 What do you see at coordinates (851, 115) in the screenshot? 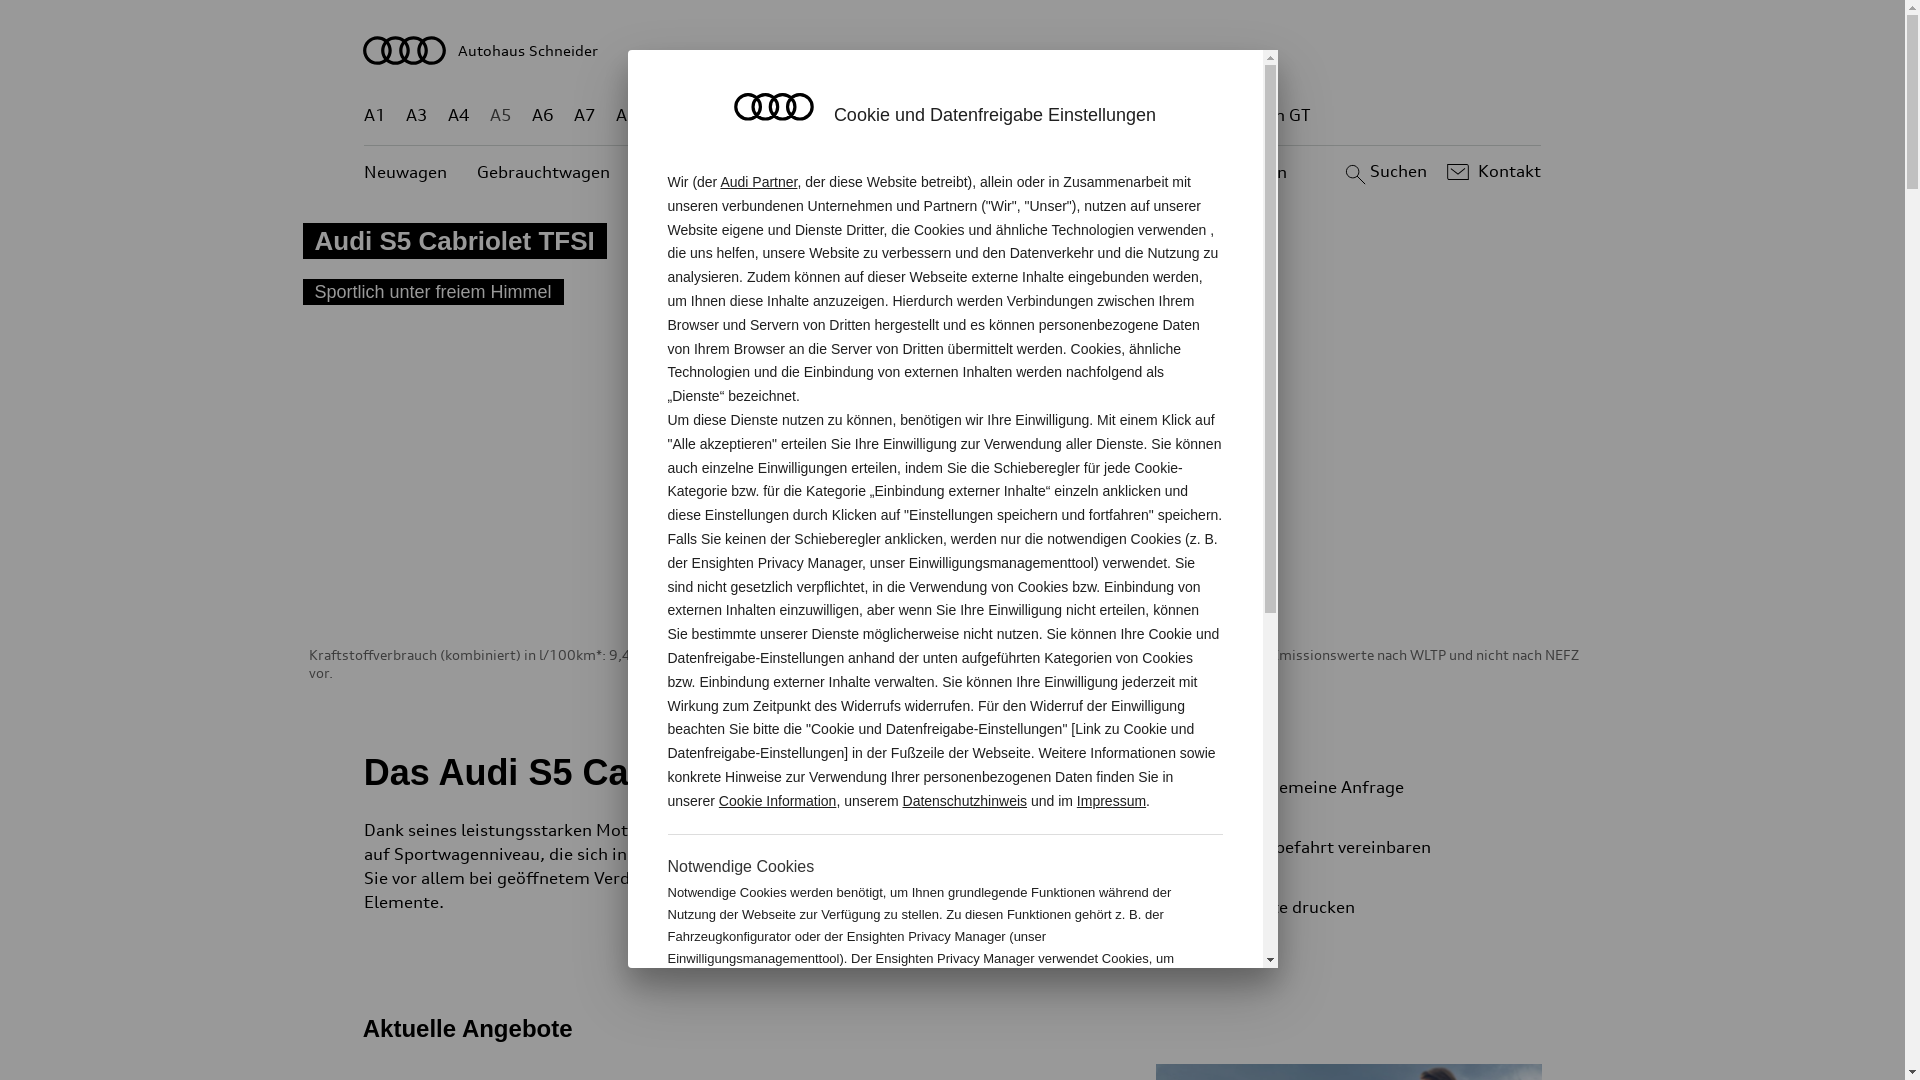
I see `'Q5'` at bounding box center [851, 115].